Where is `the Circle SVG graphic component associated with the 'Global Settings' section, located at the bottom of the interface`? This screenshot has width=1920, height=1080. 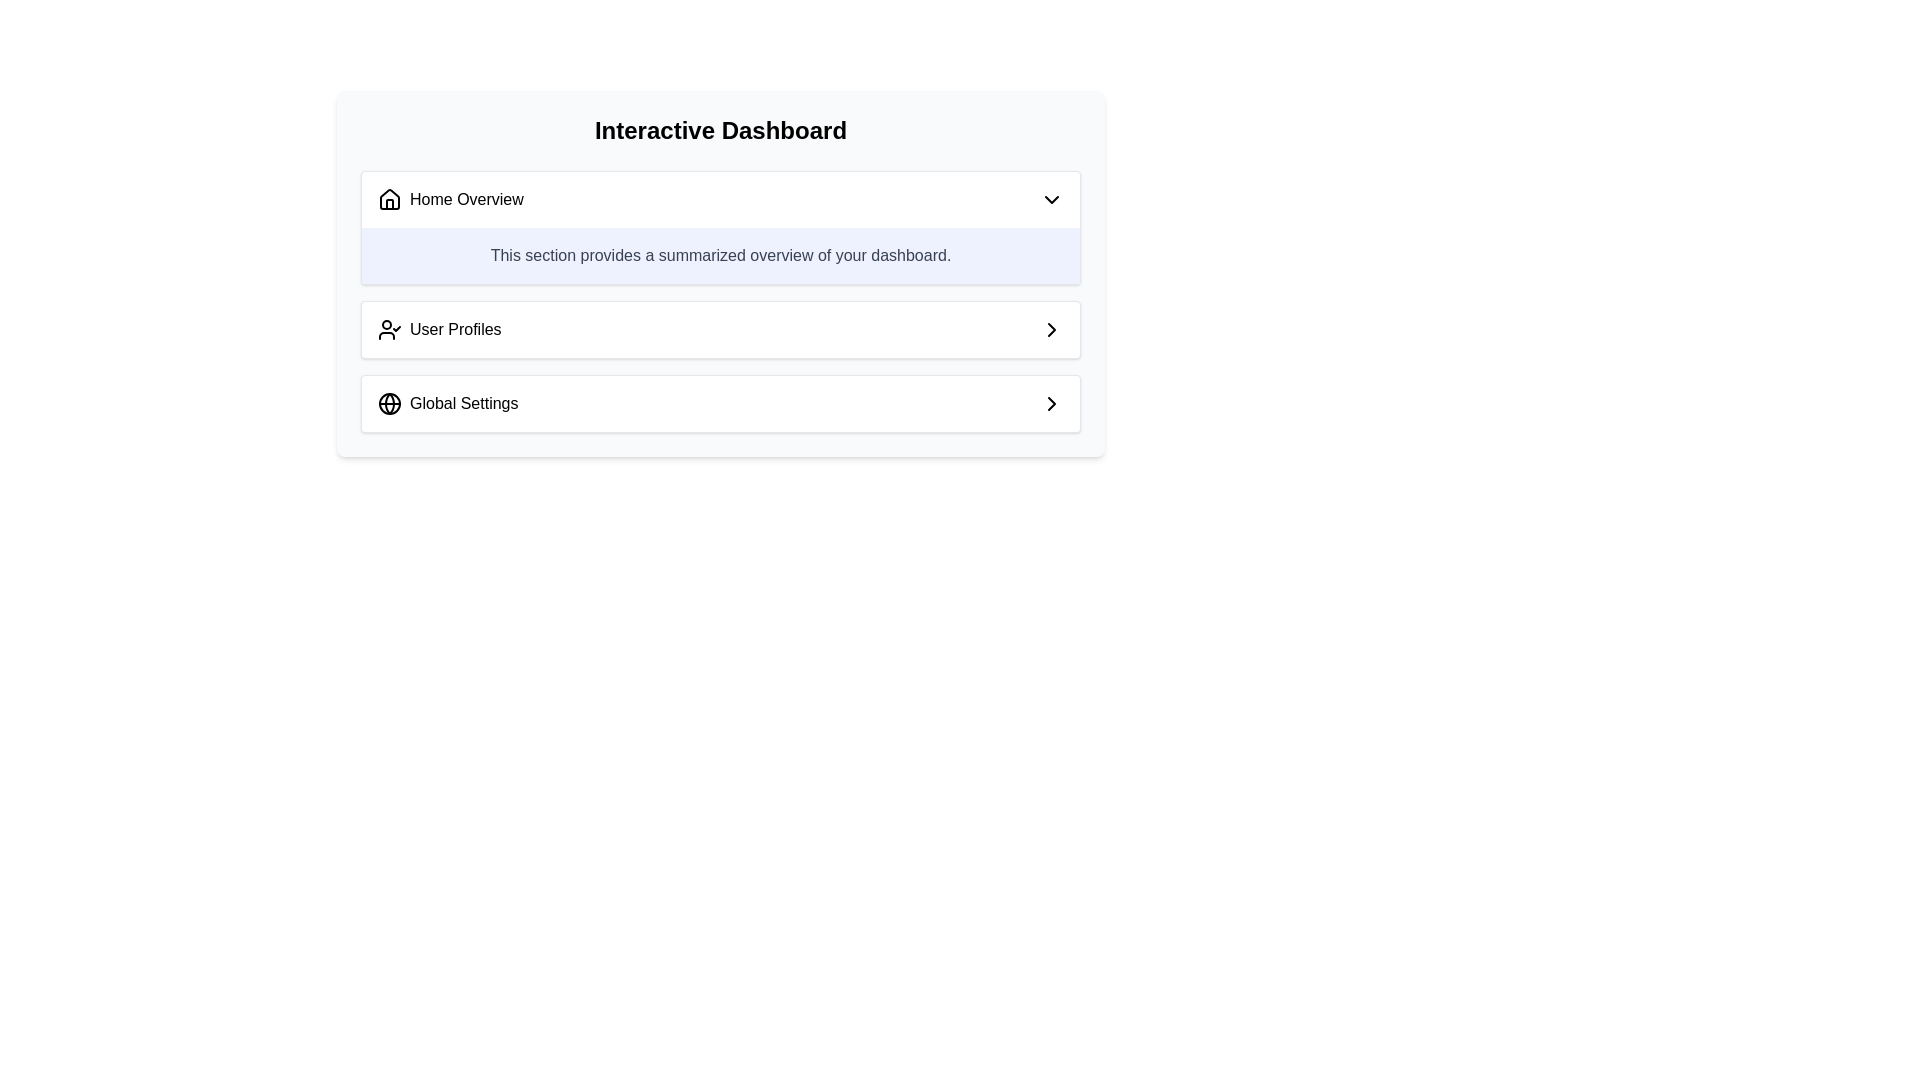
the Circle SVG graphic component associated with the 'Global Settings' section, located at the bottom of the interface is located at coordinates (389, 404).